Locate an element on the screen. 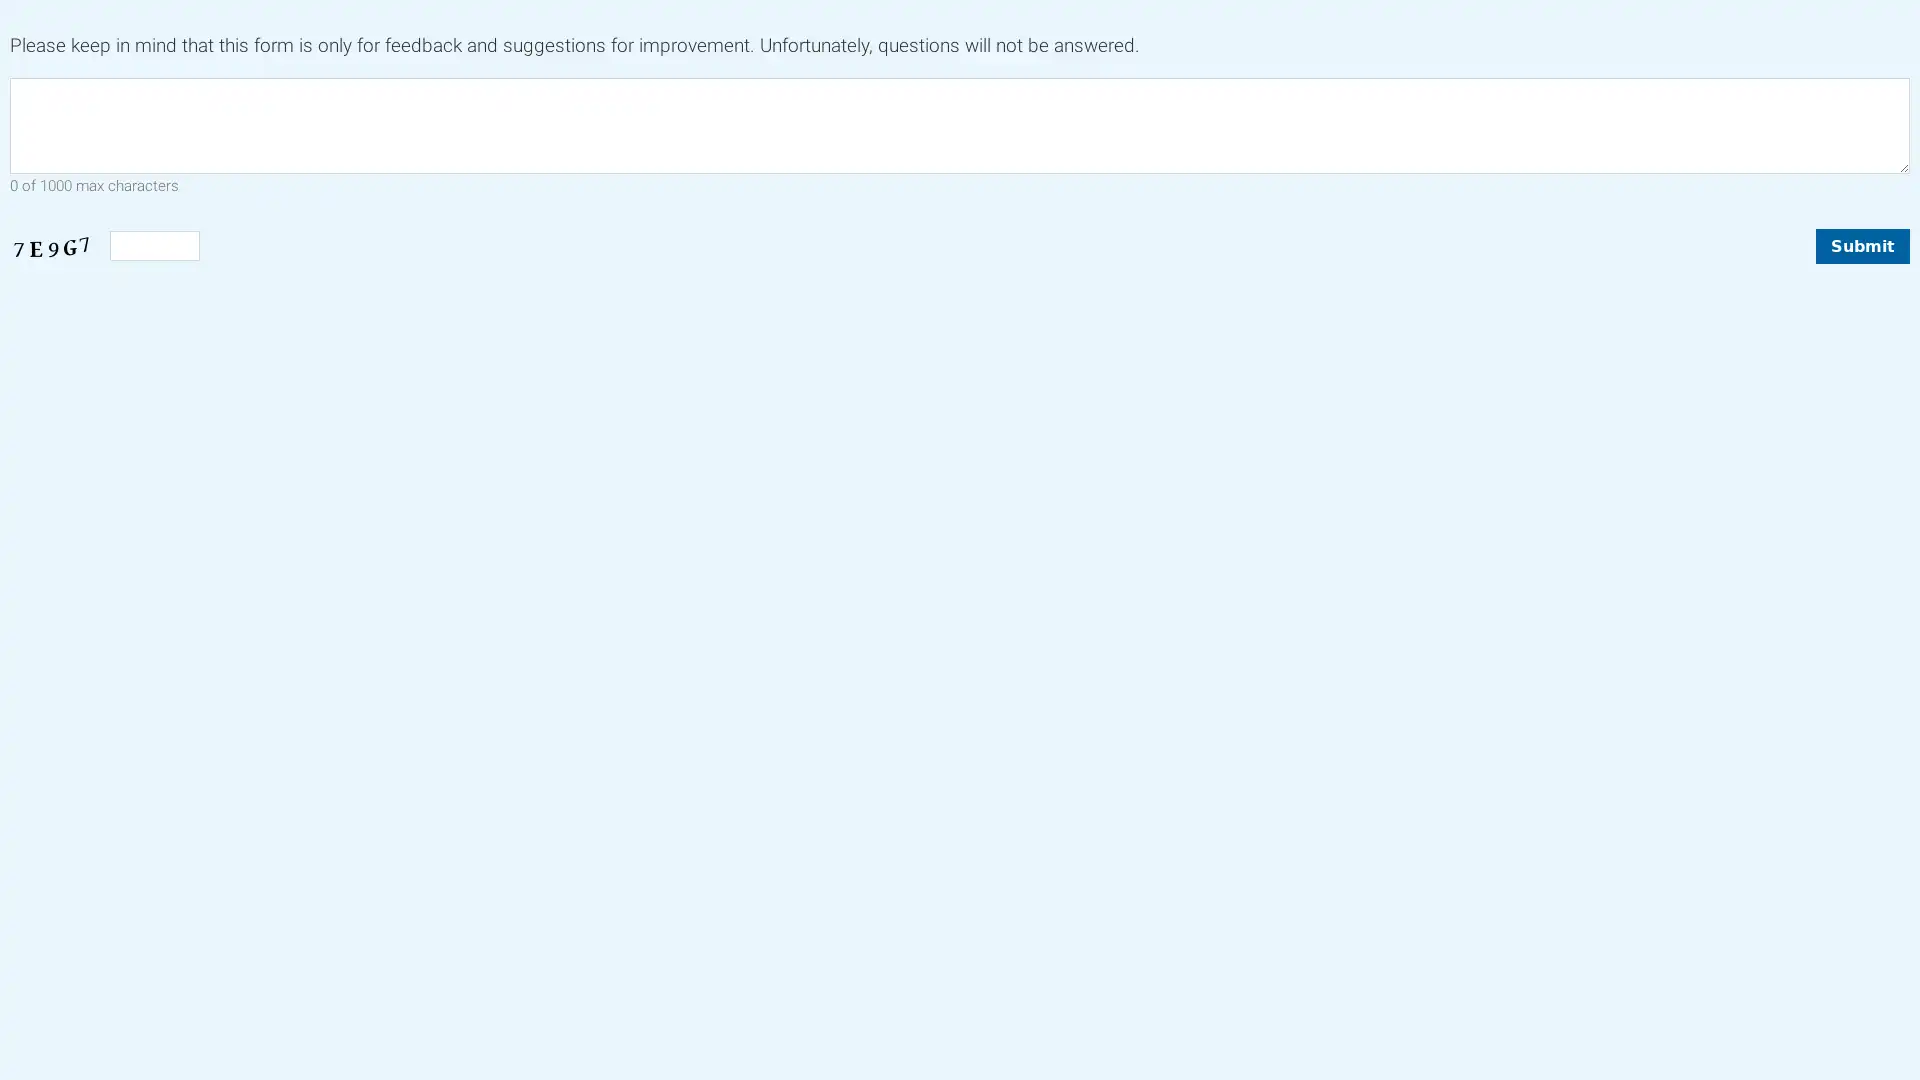 The height and width of the screenshot is (1080, 1920). Submit is located at coordinates (1861, 244).